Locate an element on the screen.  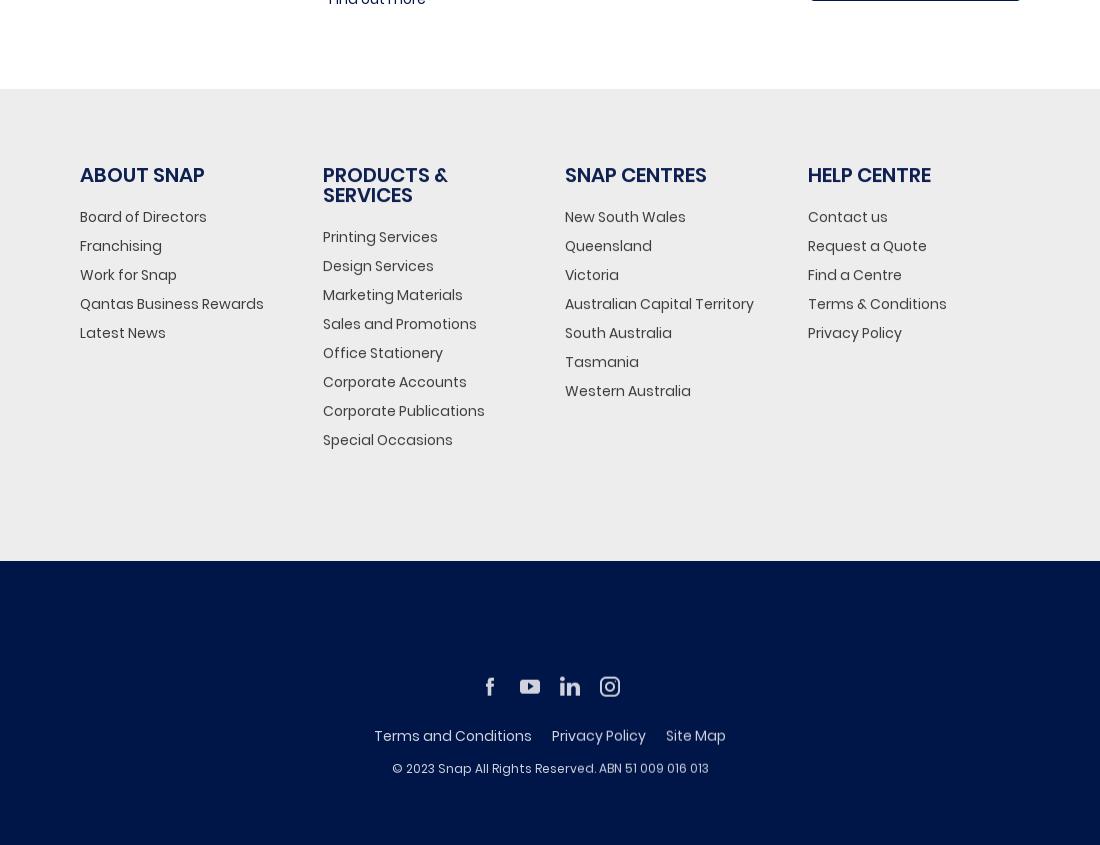
'Franchising' is located at coordinates (121, 243).